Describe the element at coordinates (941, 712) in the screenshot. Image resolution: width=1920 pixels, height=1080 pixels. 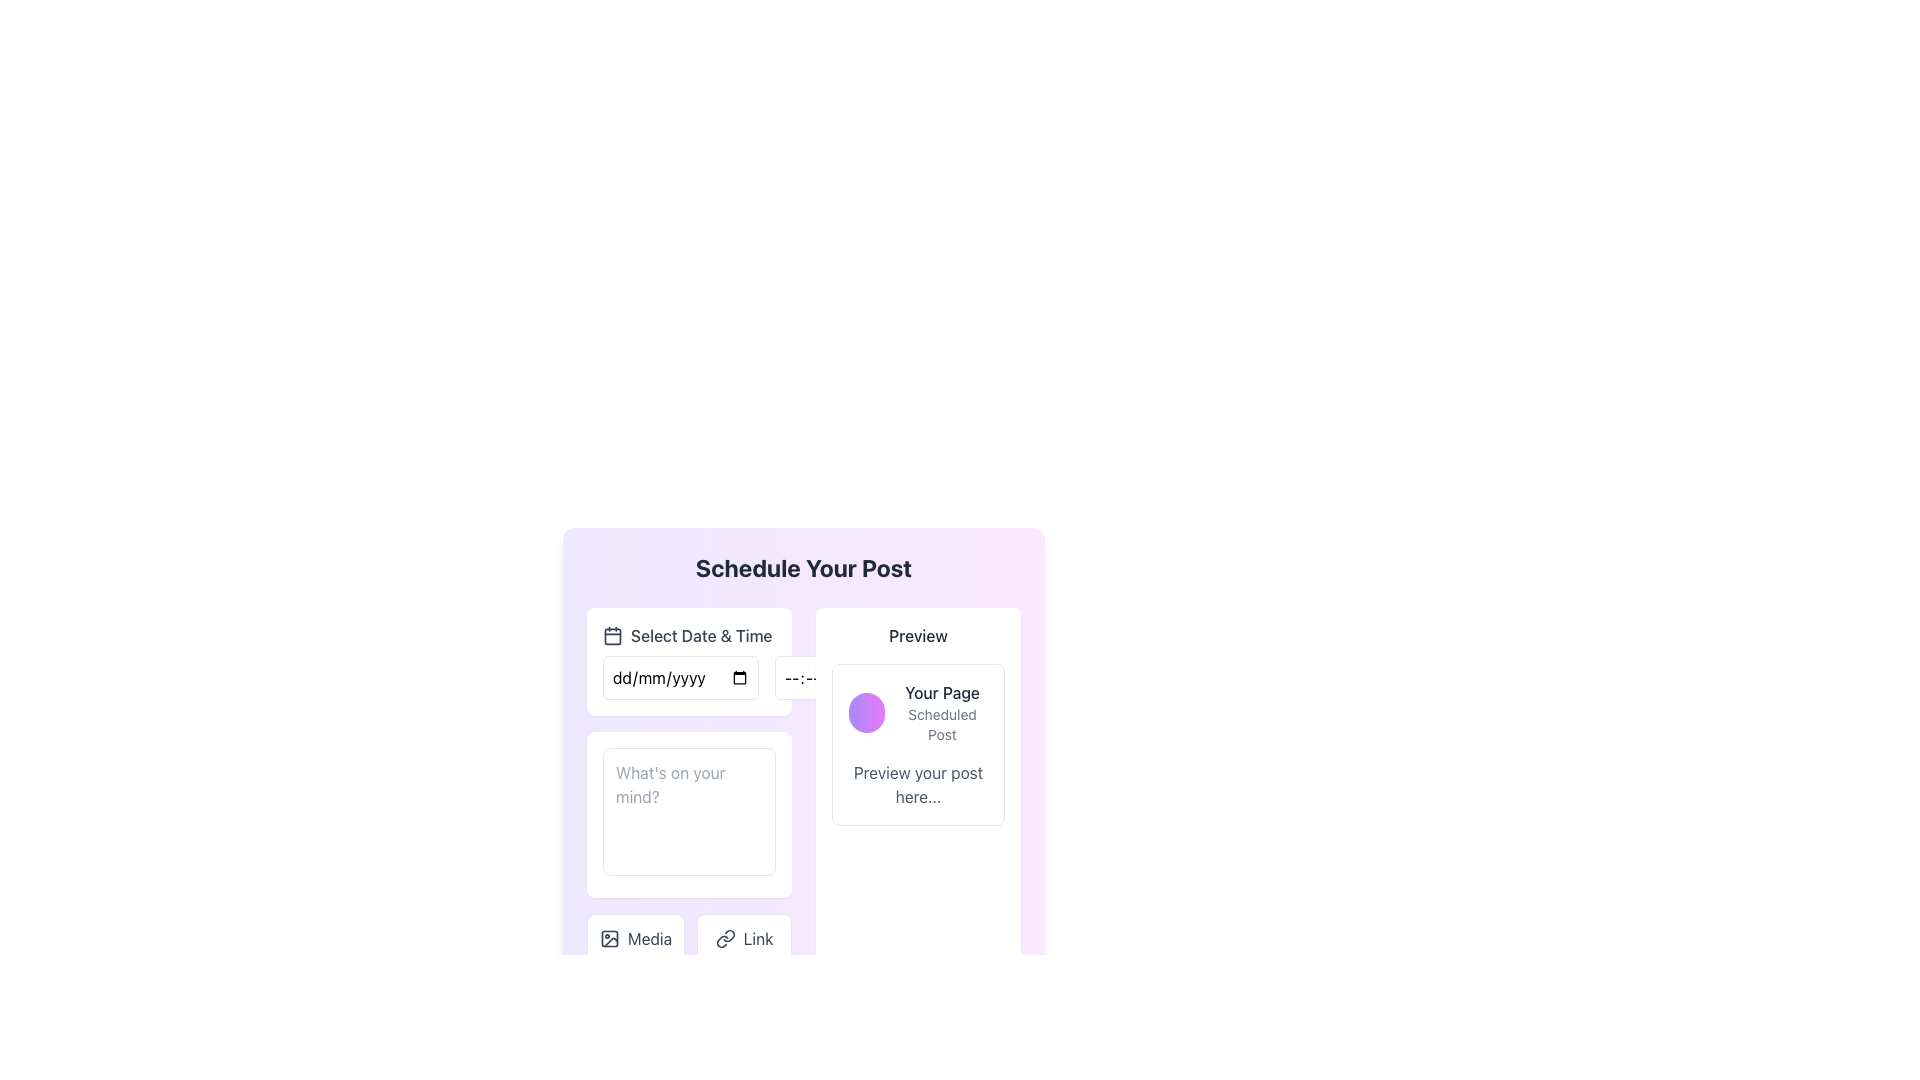
I see `the Text Label displaying 'Your Page' in bold dark gray and 'Scheduled Post' in smaller lighter gray, located on the right side of the interface within the preview section` at that location.